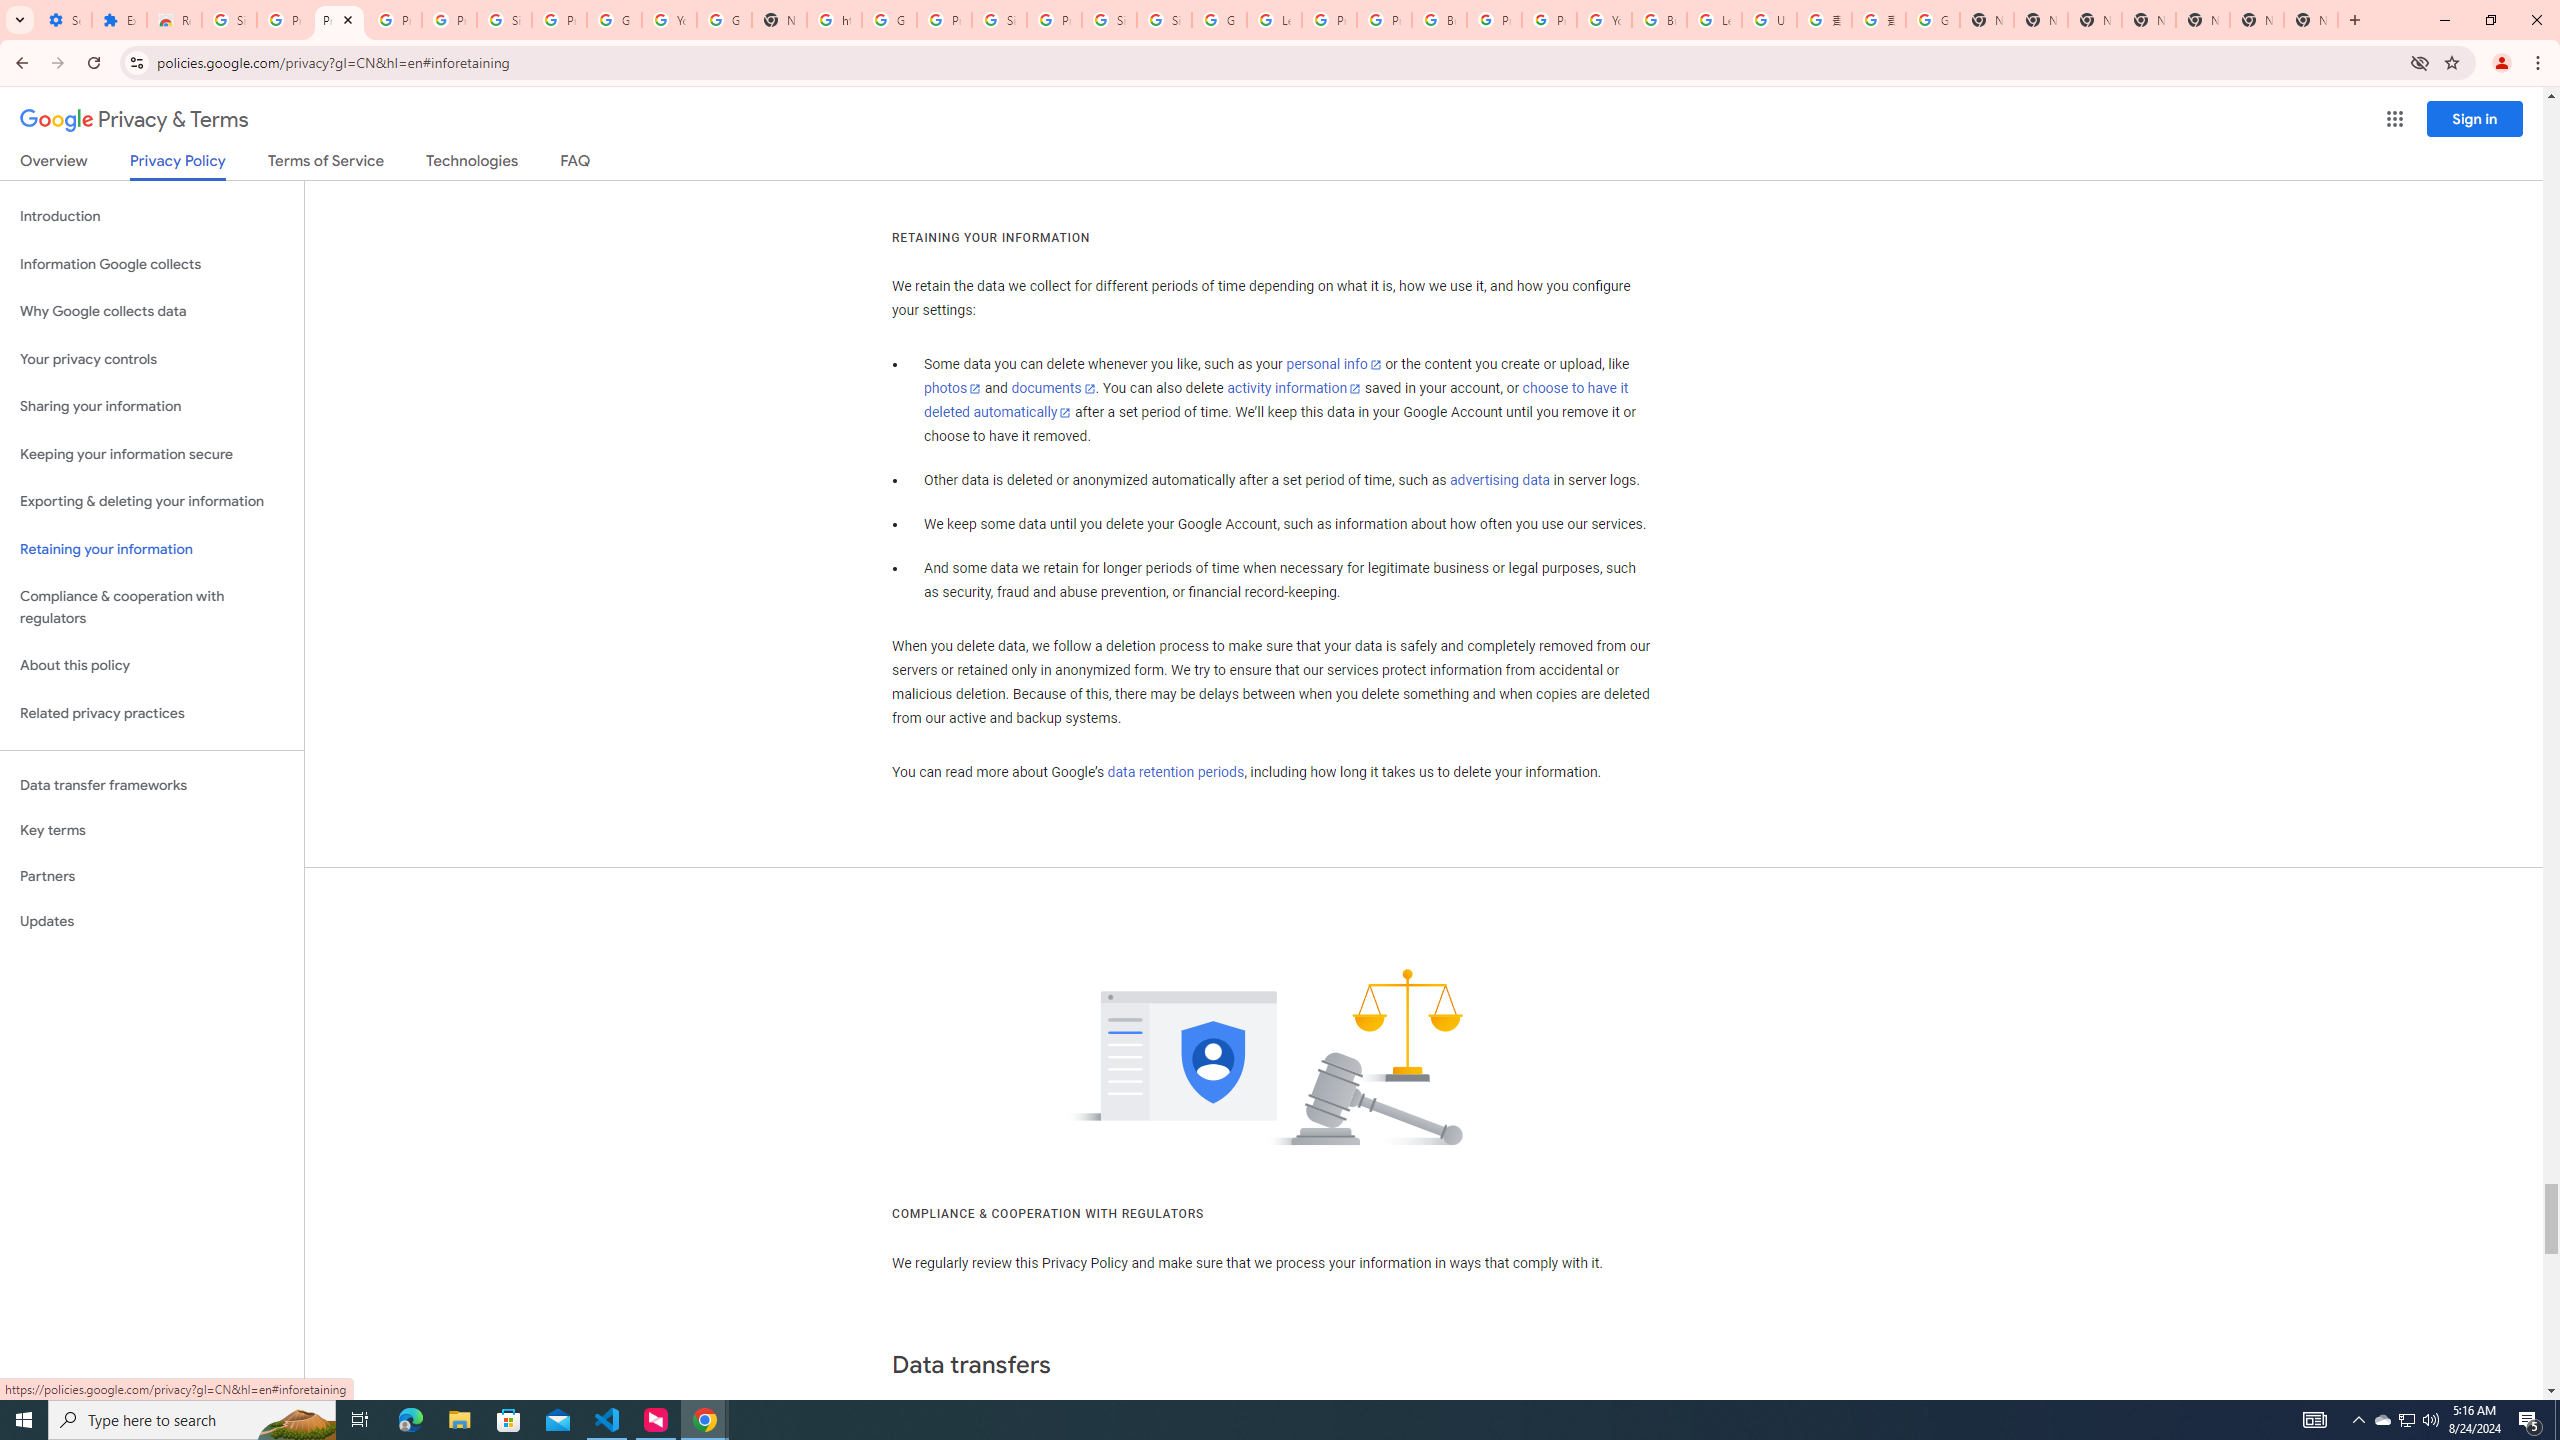 This screenshot has height=1440, width=2560. What do you see at coordinates (613, 19) in the screenshot?
I see `'Google Account'` at bounding box center [613, 19].